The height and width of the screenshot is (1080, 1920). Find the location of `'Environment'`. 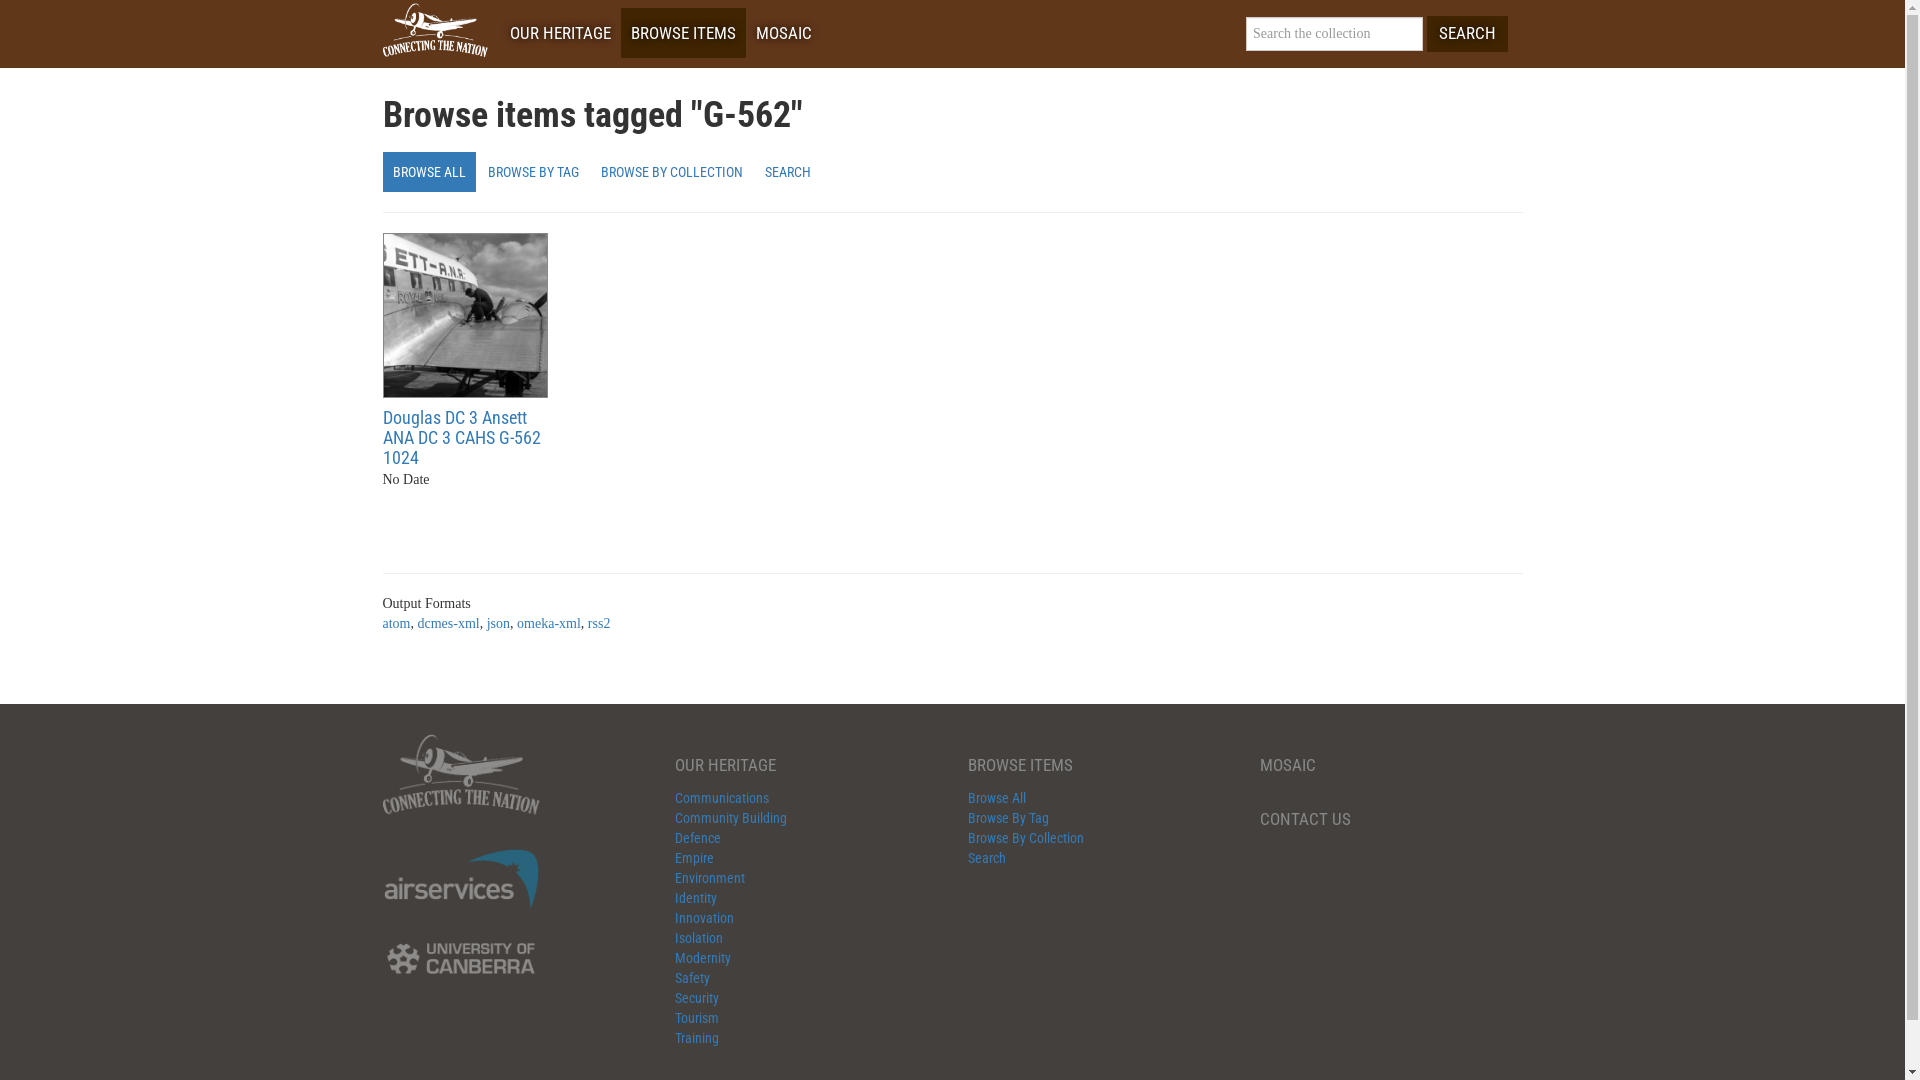

'Environment' is located at coordinates (710, 877).